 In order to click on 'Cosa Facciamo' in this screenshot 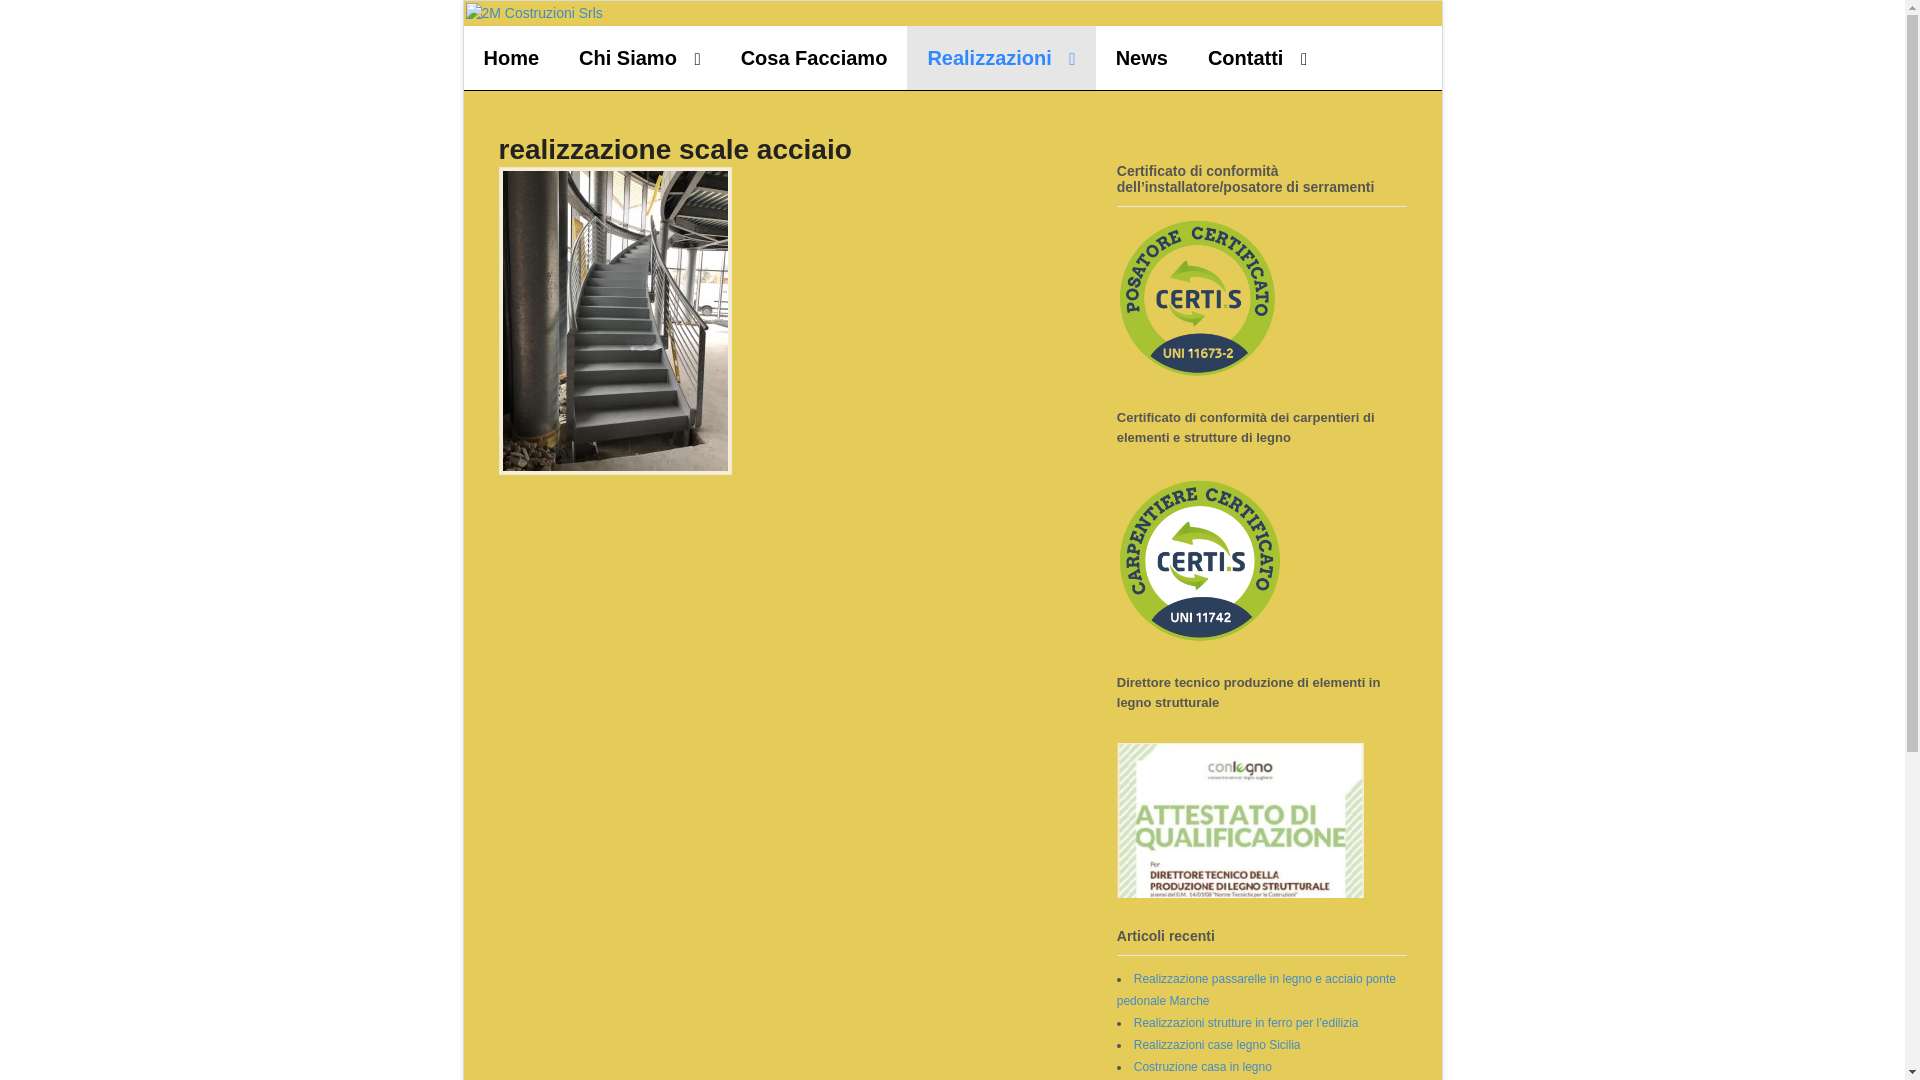, I will do `click(814, 56)`.